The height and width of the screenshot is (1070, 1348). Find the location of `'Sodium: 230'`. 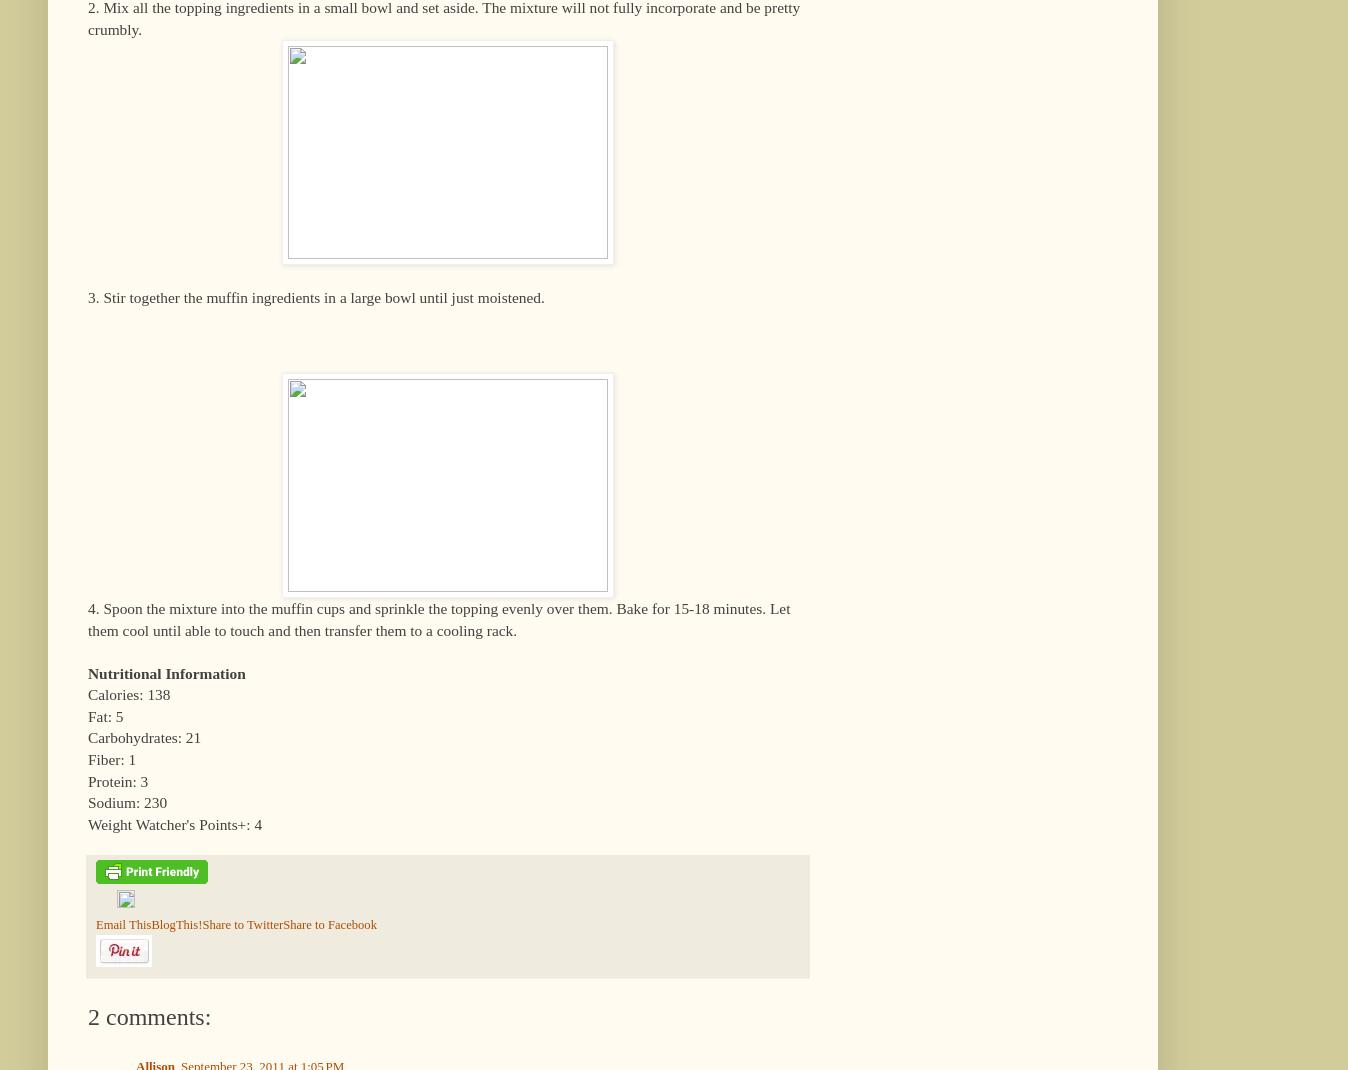

'Sodium: 230' is located at coordinates (126, 801).